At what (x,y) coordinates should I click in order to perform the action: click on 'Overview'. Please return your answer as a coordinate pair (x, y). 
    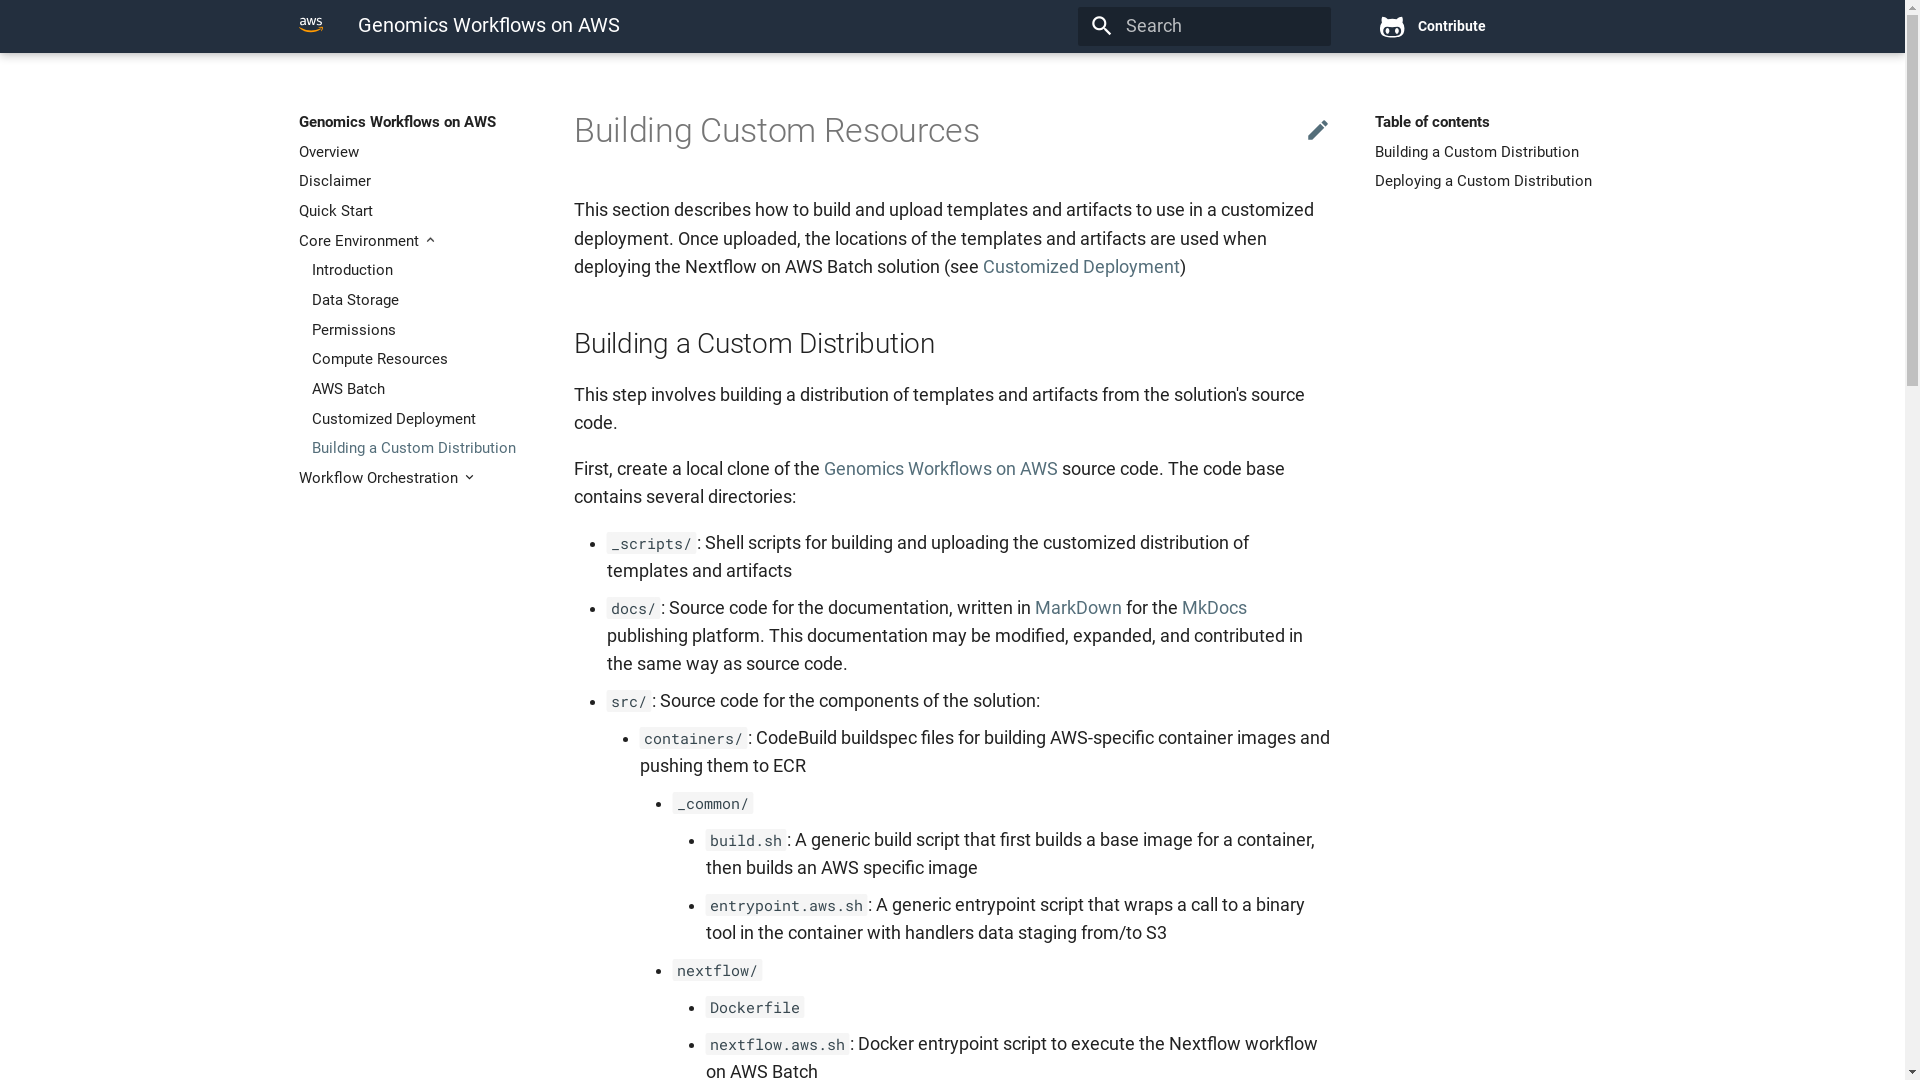
    Looking at the image, I should click on (413, 150).